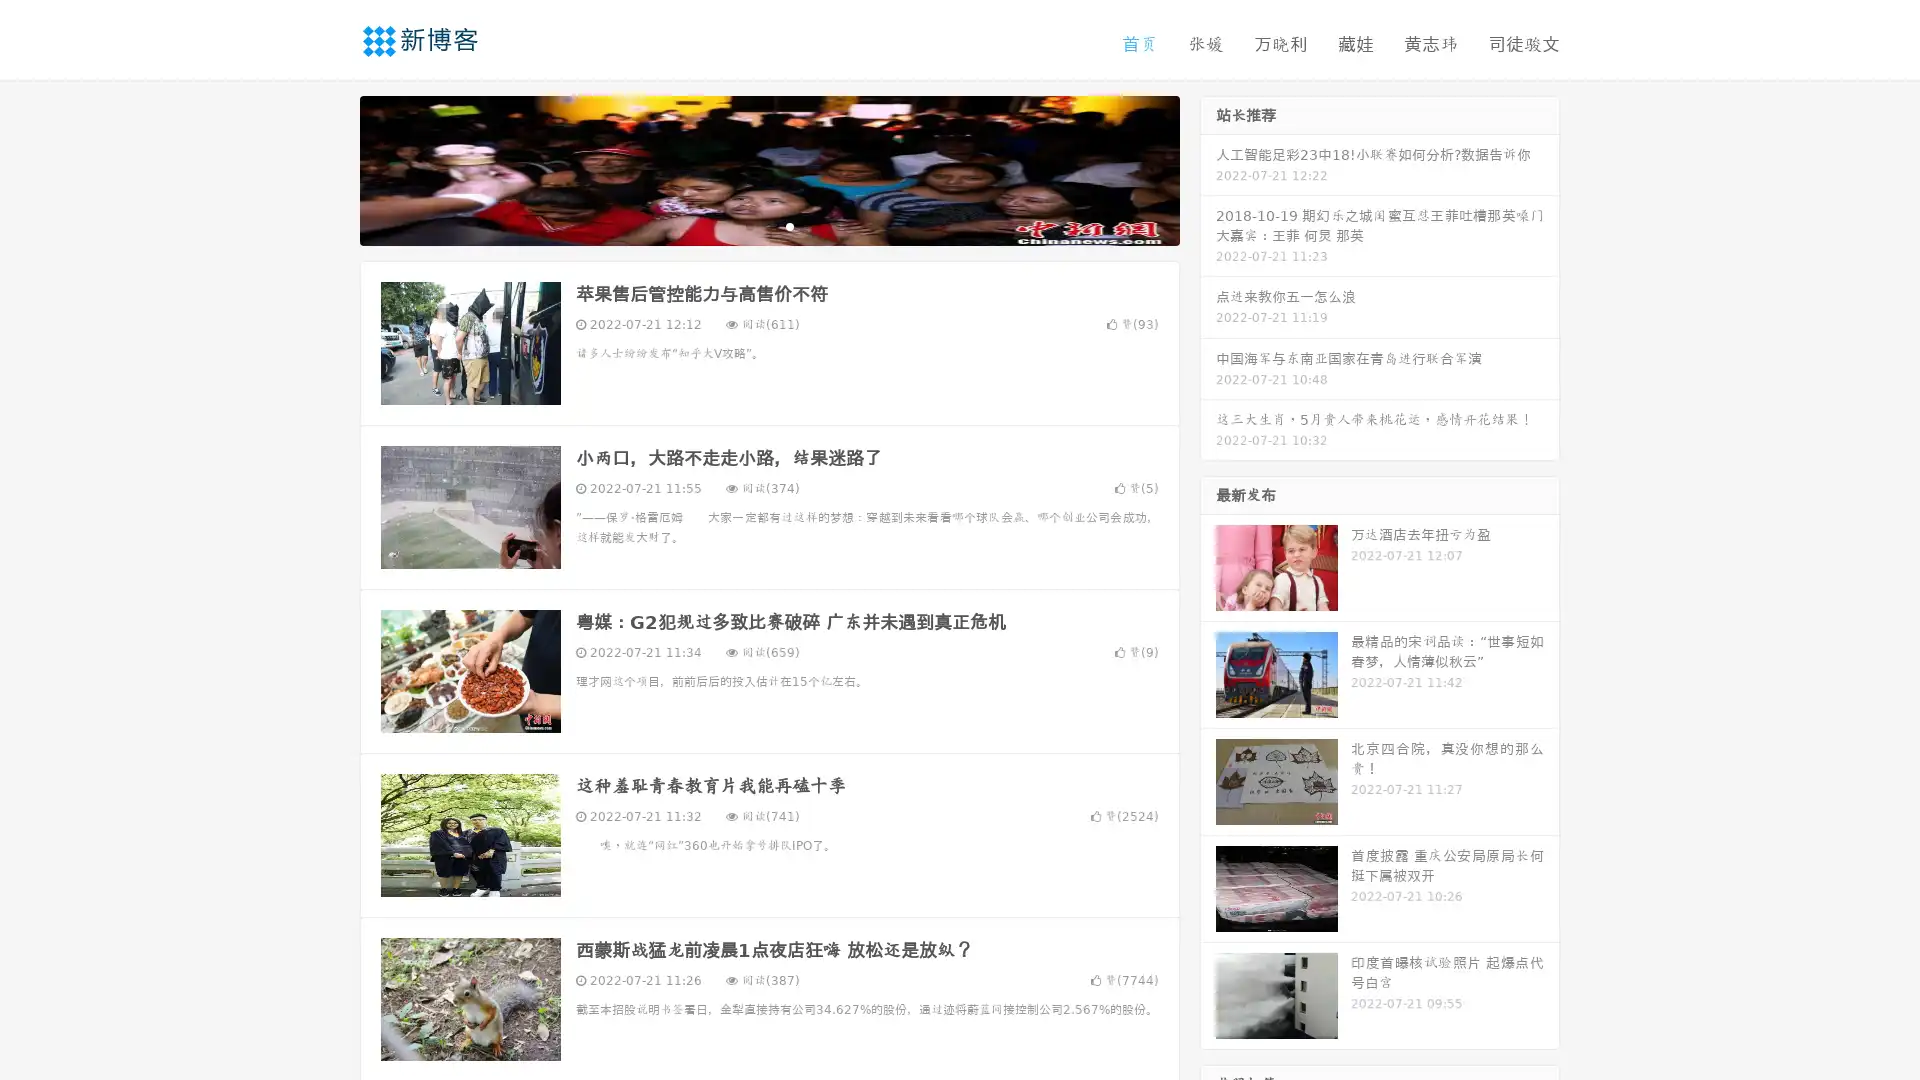 This screenshot has height=1080, width=1920. Describe the element at coordinates (1208, 168) in the screenshot. I see `Next slide` at that location.